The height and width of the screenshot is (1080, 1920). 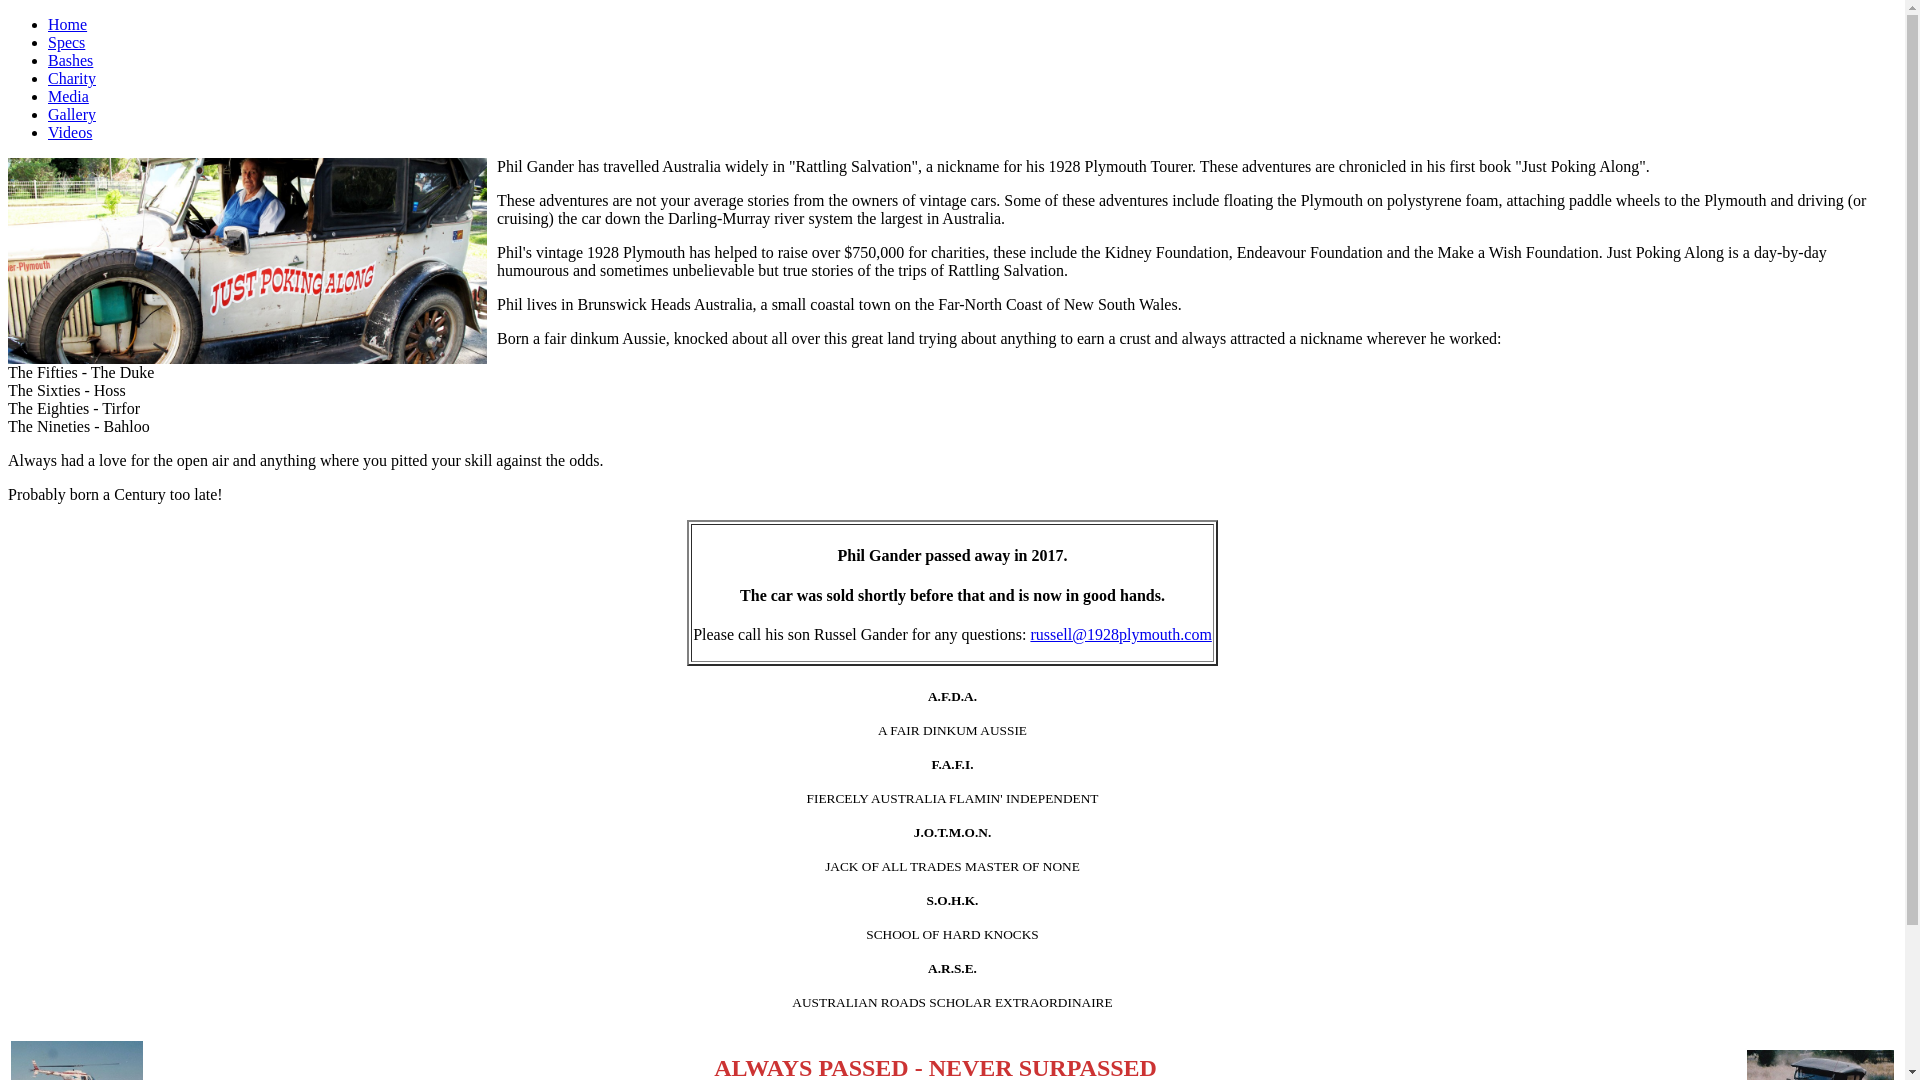 What do you see at coordinates (72, 77) in the screenshot?
I see `'Charity'` at bounding box center [72, 77].